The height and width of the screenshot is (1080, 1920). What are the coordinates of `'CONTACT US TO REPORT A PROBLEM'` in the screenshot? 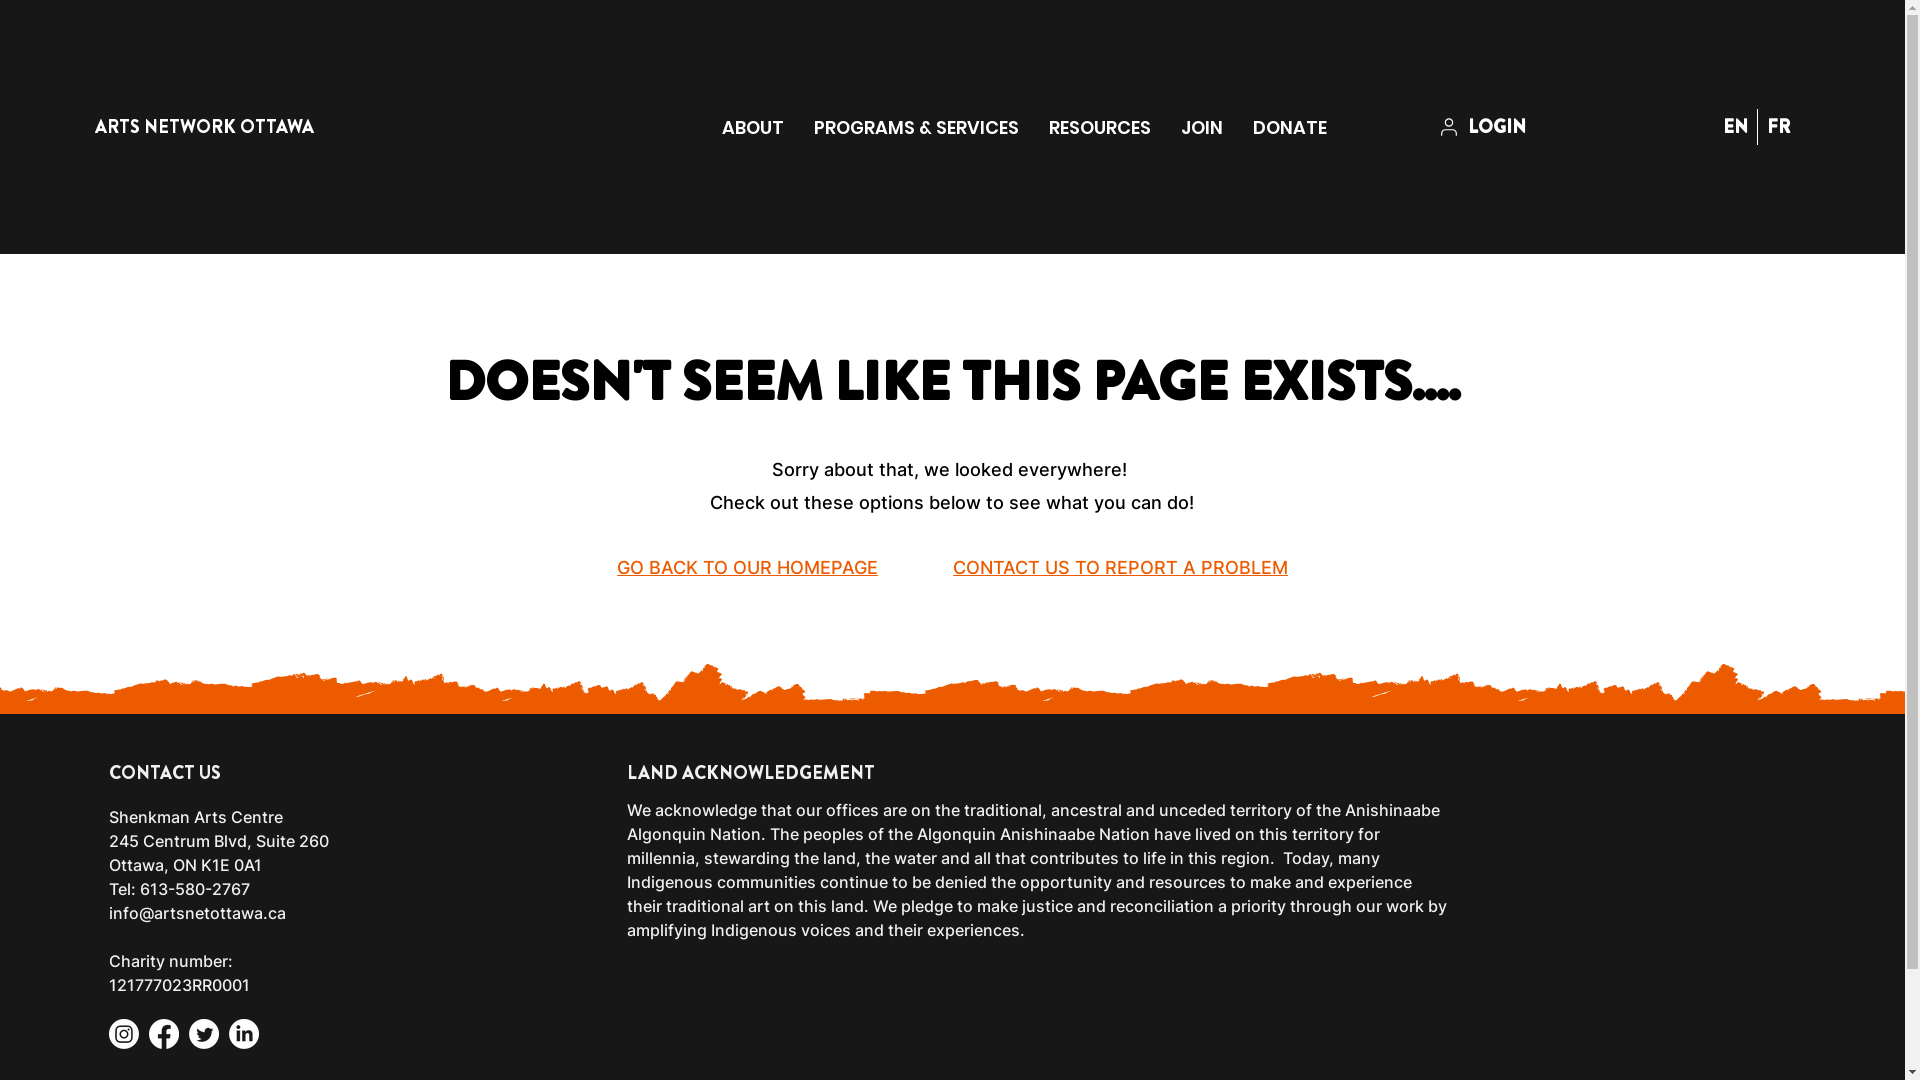 It's located at (1120, 567).